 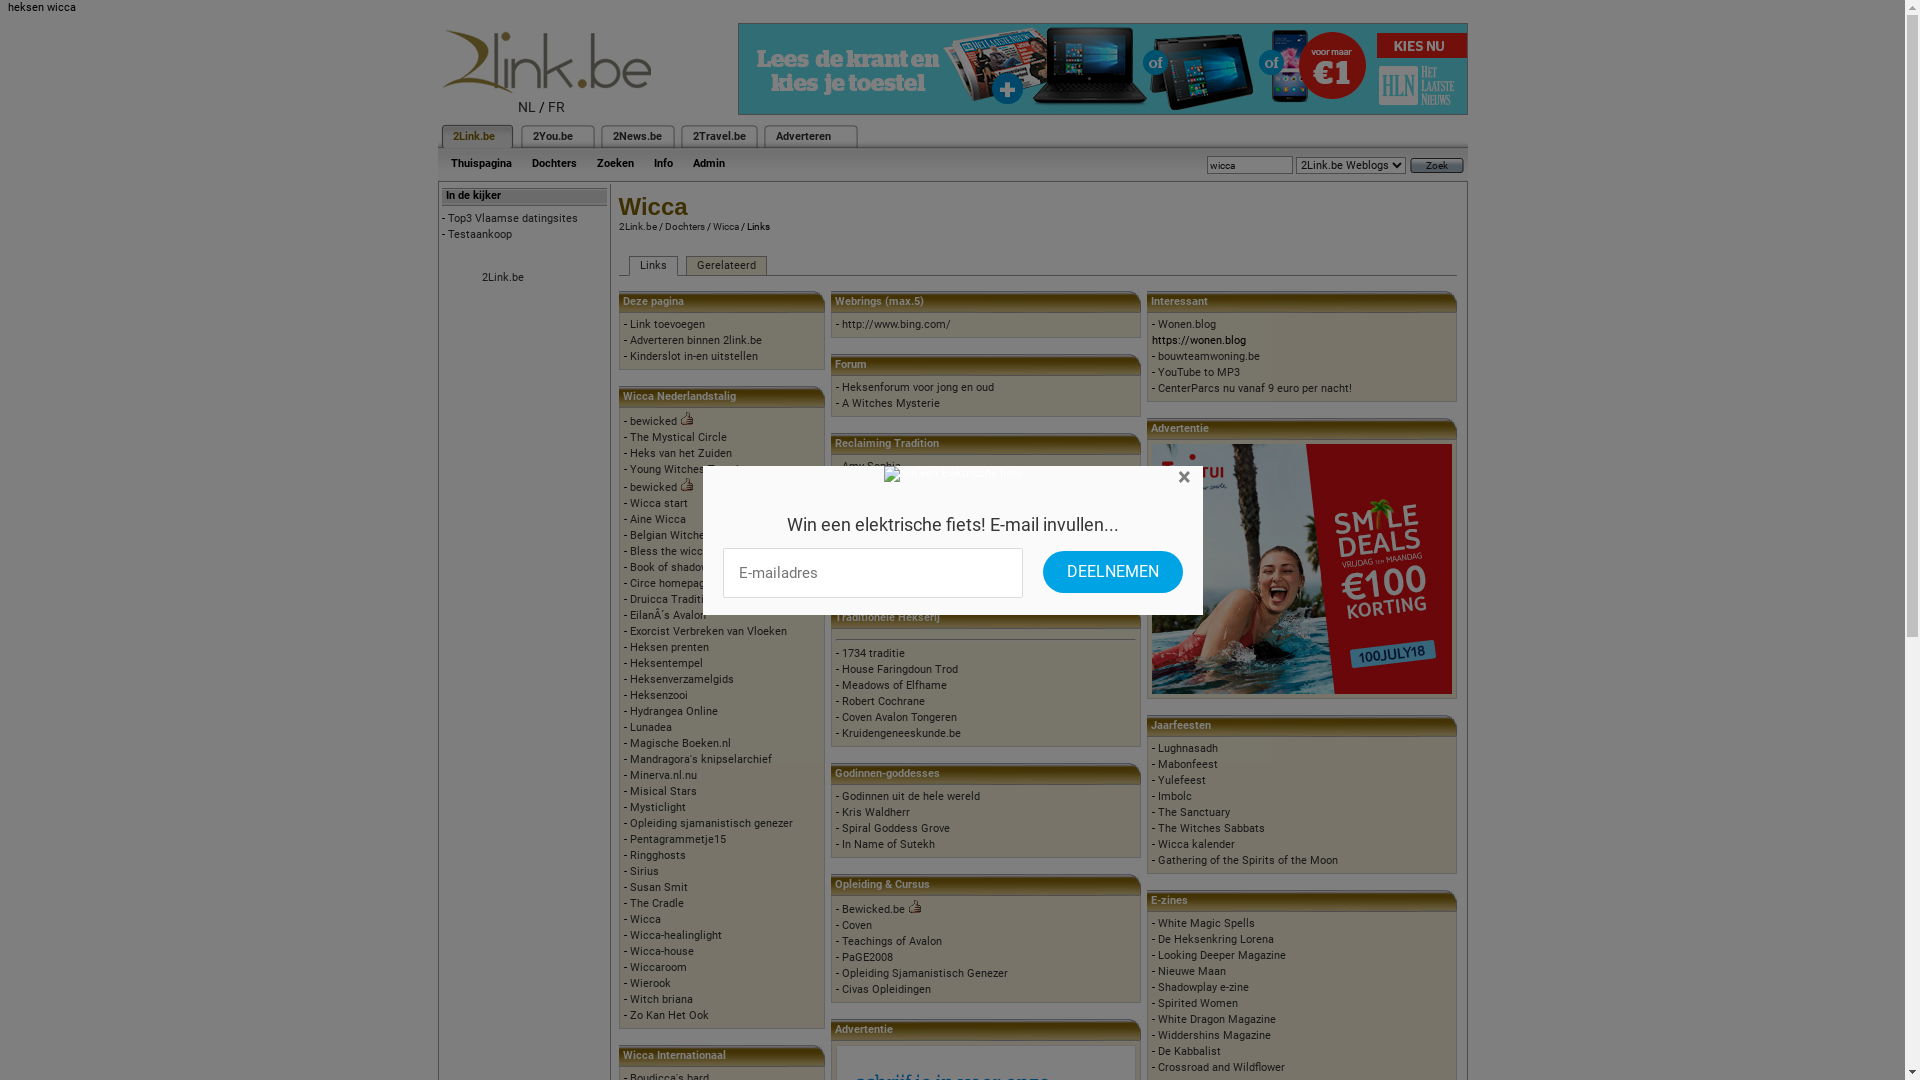 What do you see at coordinates (725, 265) in the screenshot?
I see `'Gerelateerd'` at bounding box center [725, 265].